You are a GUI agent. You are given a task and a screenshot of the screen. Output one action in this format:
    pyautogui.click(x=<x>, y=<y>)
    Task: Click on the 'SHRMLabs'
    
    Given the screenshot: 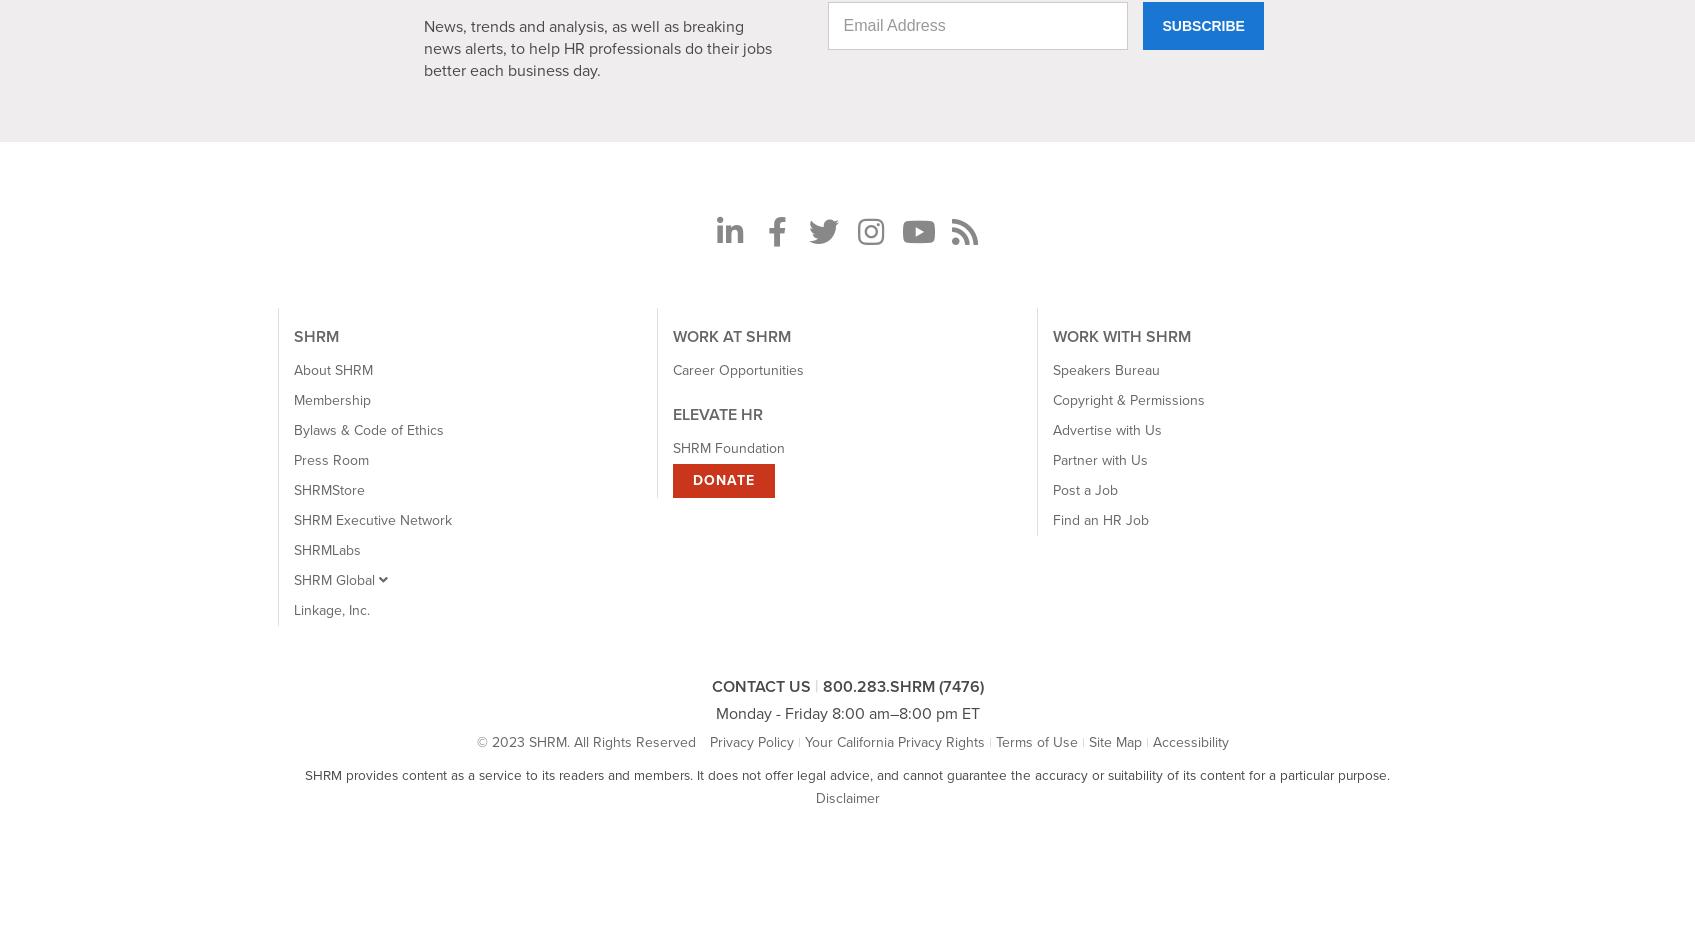 What is the action you would take?
    pyautogui.click(x=326, y=548)
    